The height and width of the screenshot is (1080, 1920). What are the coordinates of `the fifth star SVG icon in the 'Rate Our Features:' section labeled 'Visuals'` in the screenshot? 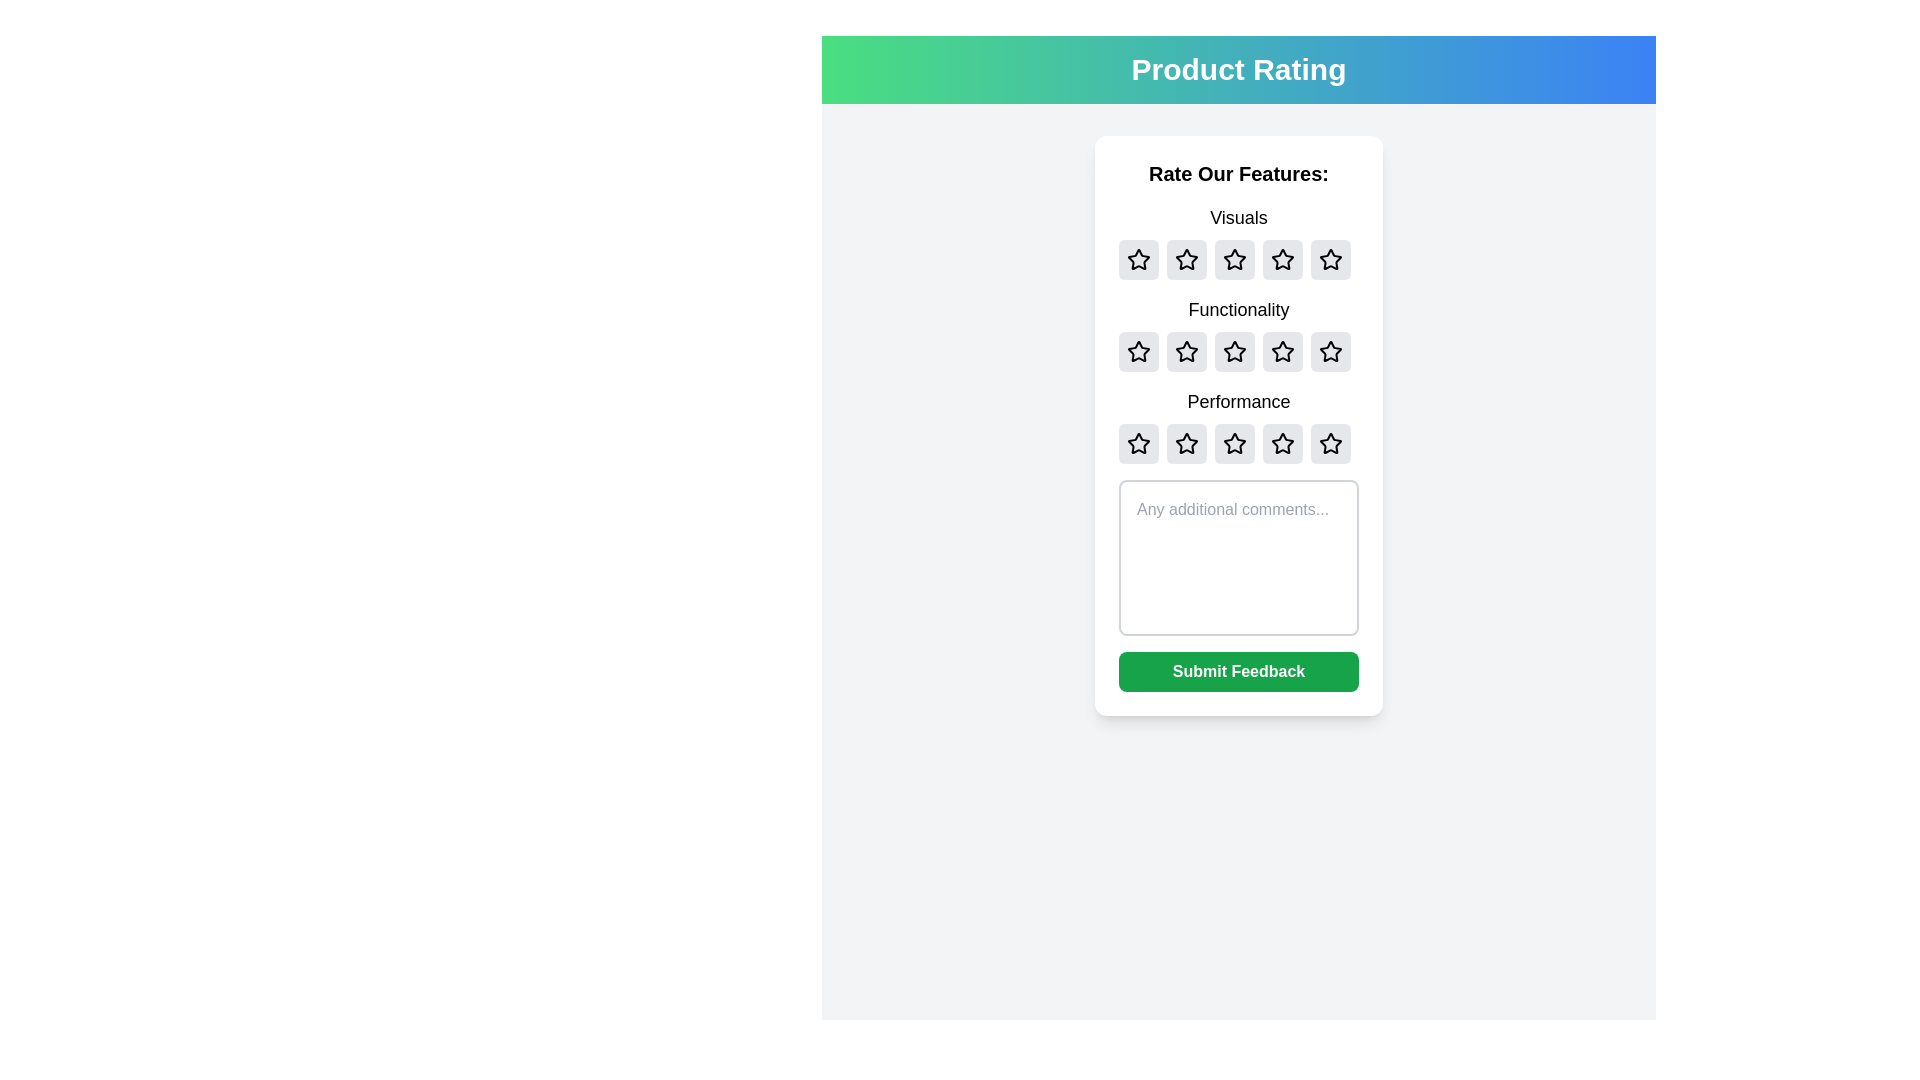 It's located at (1330, 258).